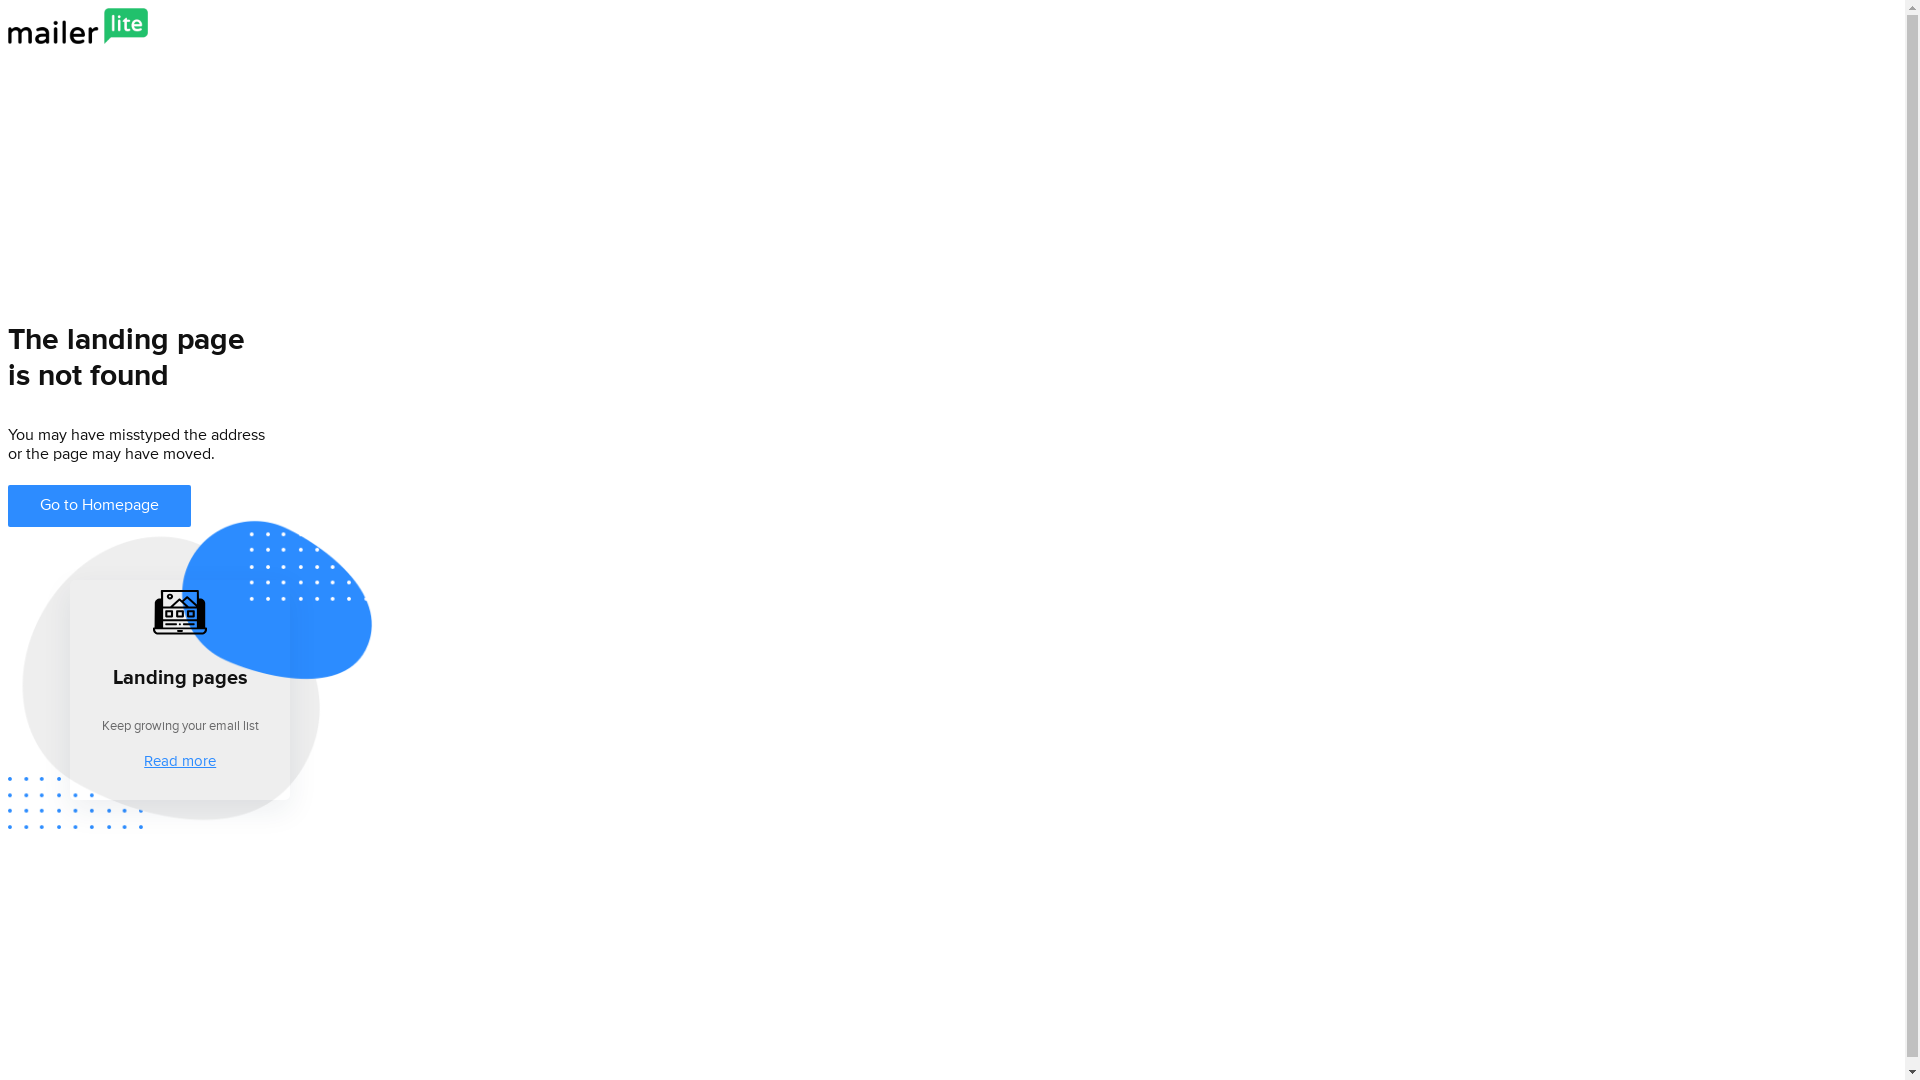  I want to click on 'Go to Homepage', so click(98, 504).